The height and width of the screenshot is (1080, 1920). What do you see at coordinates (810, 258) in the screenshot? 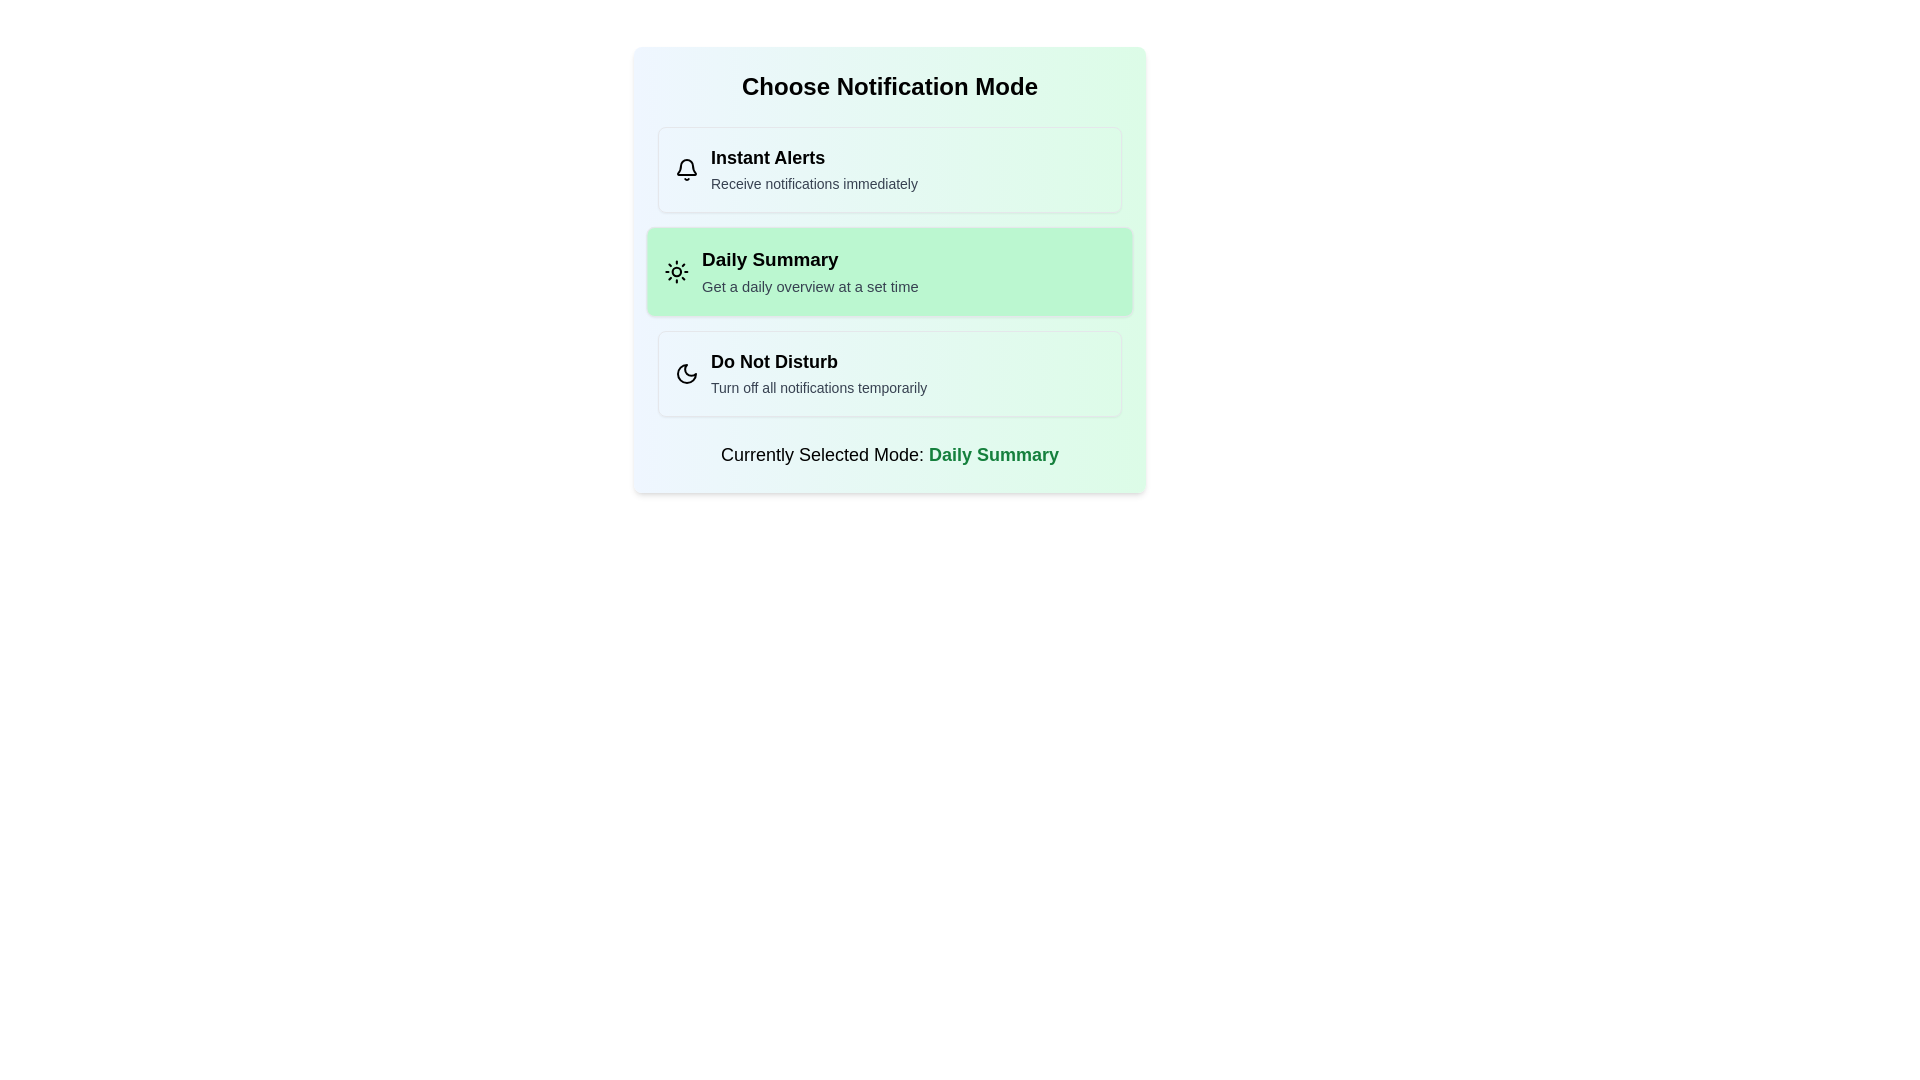
I see `'Daily Summary' textual header, which is prominently displayed in bold black font against a light green background` at bounding box center [810, 258].